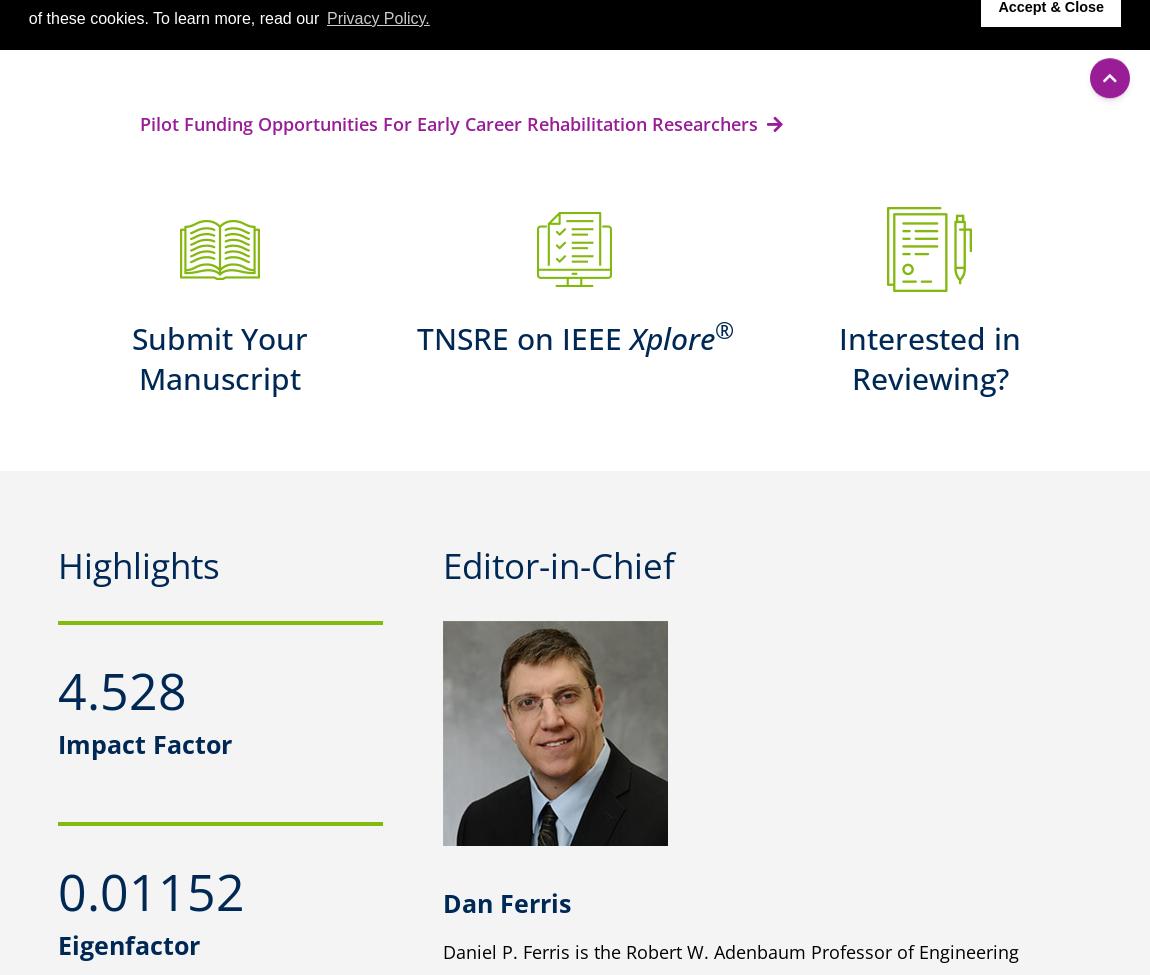 The image size is (1150, 975). I want to click on 'Editor-in-Chief', so click(557, 564).